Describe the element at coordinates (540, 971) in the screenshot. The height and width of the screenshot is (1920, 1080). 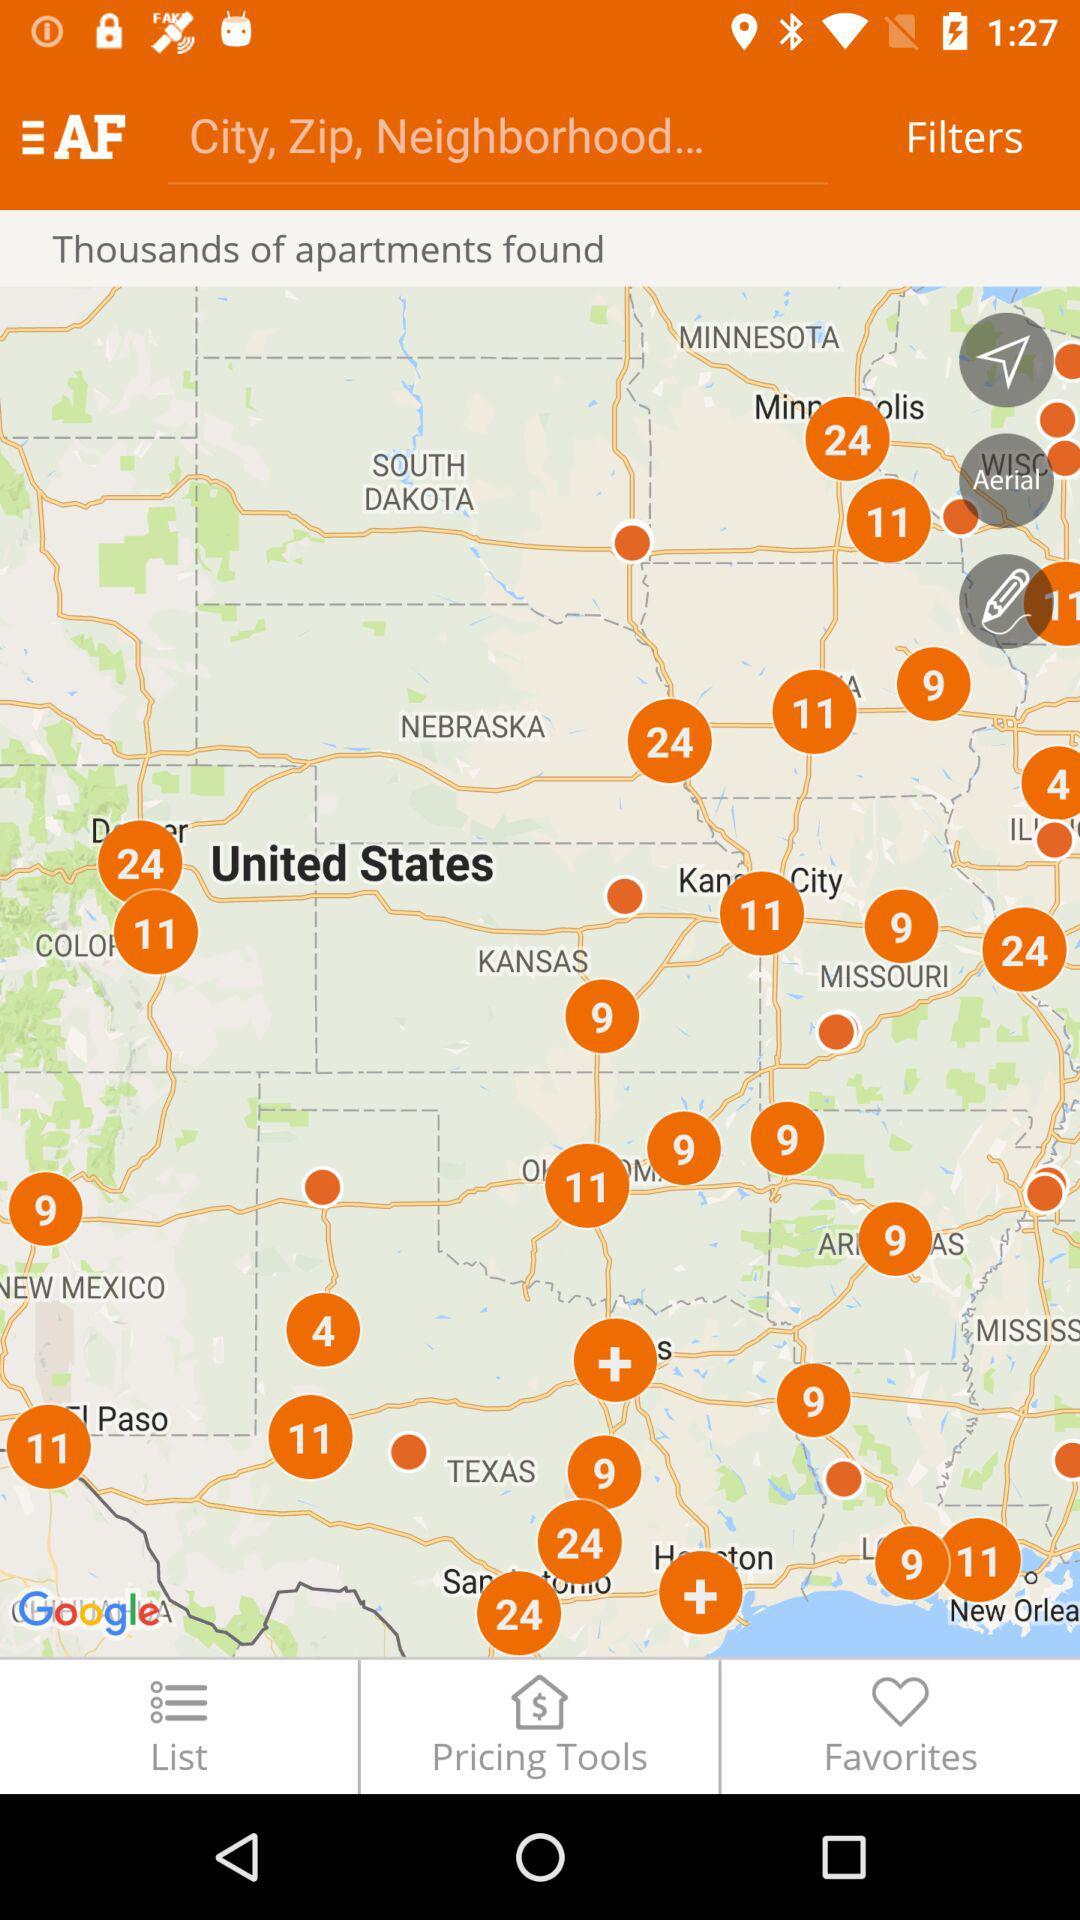
I see `icon below the thousands of apartments` at that location.